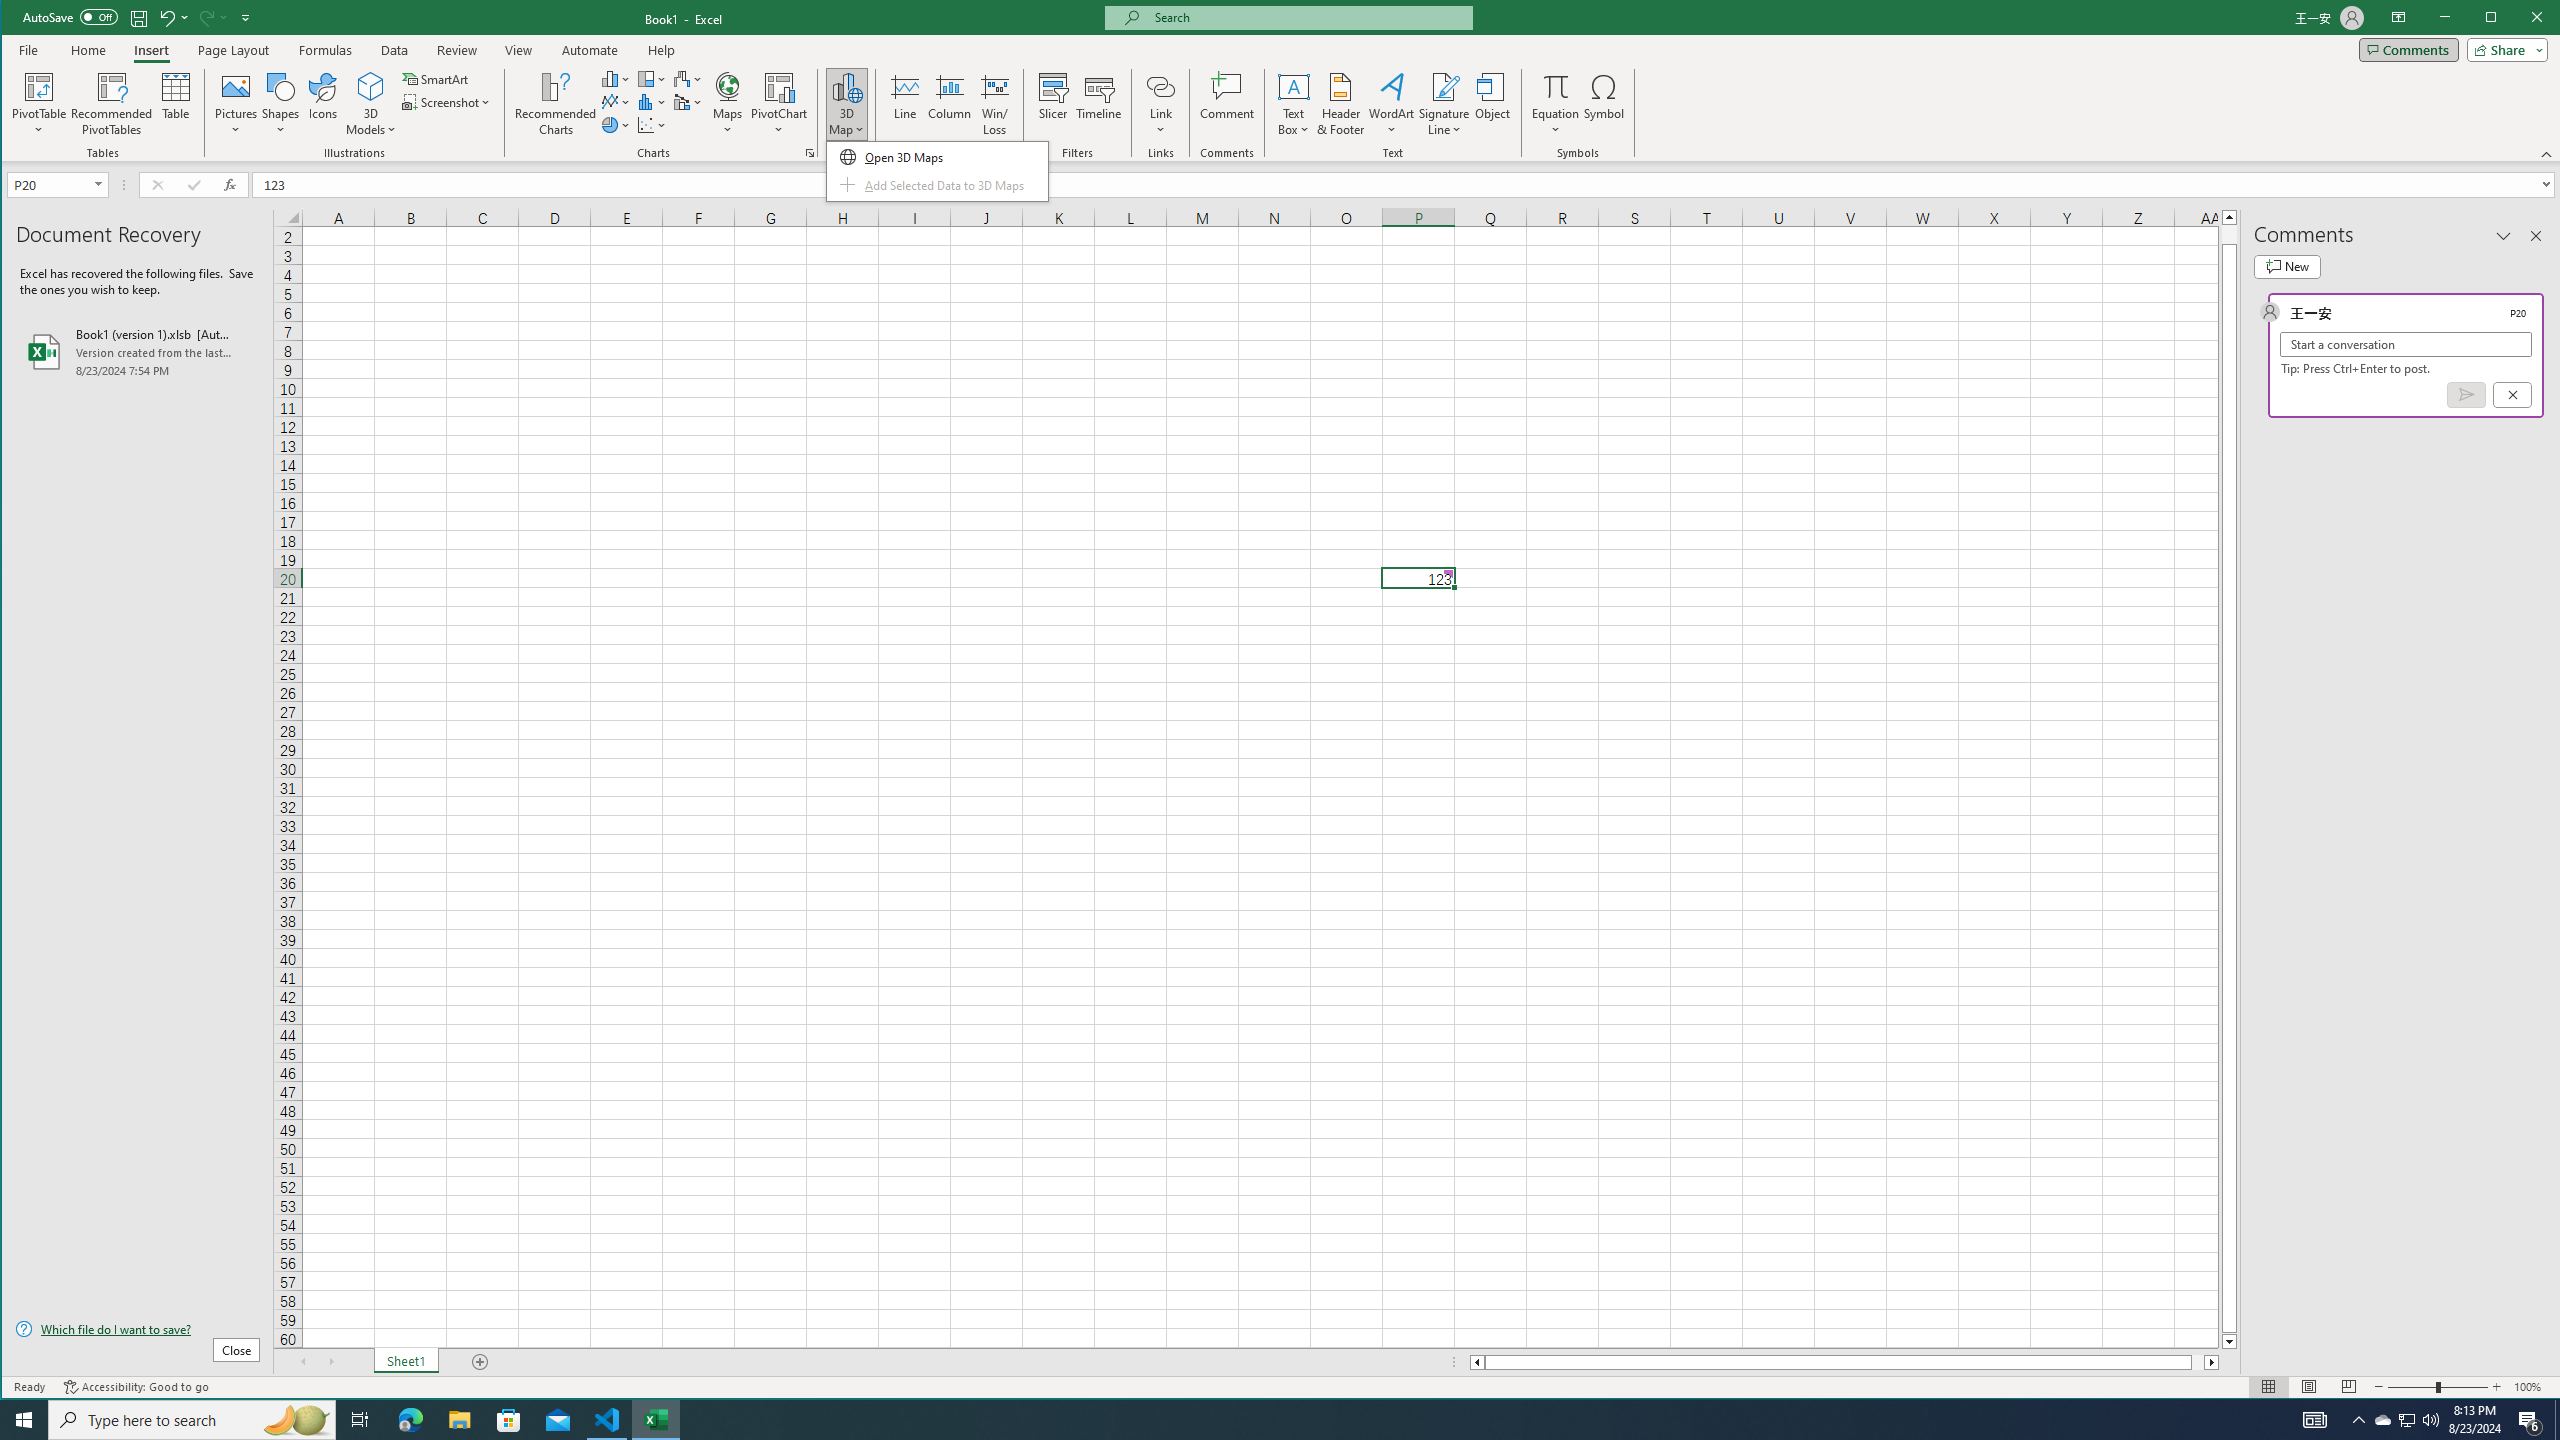  I want to click on 'Insert Waterfall, Funnel, Stock, Surface, or Radar Chart', so click(688, 102).